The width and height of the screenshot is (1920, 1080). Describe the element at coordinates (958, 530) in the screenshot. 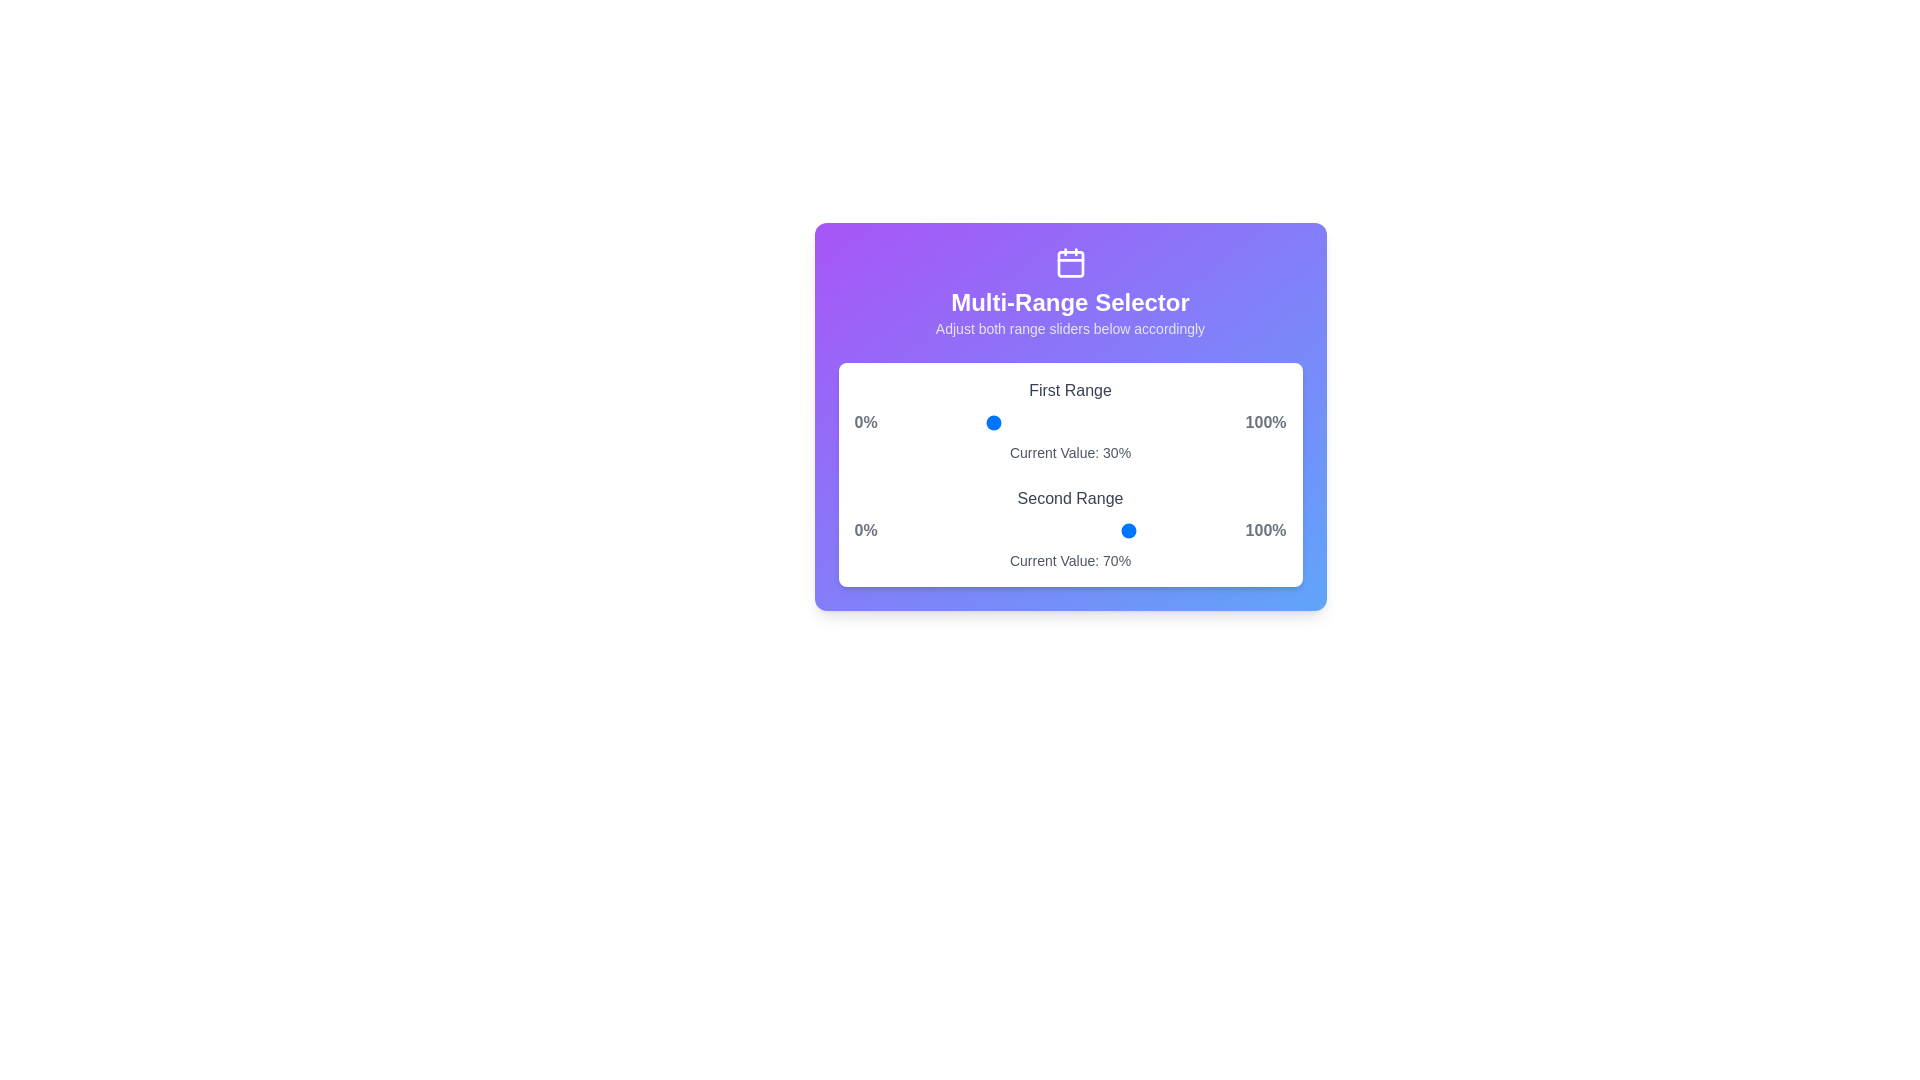

I see `the second slider range` at that location.